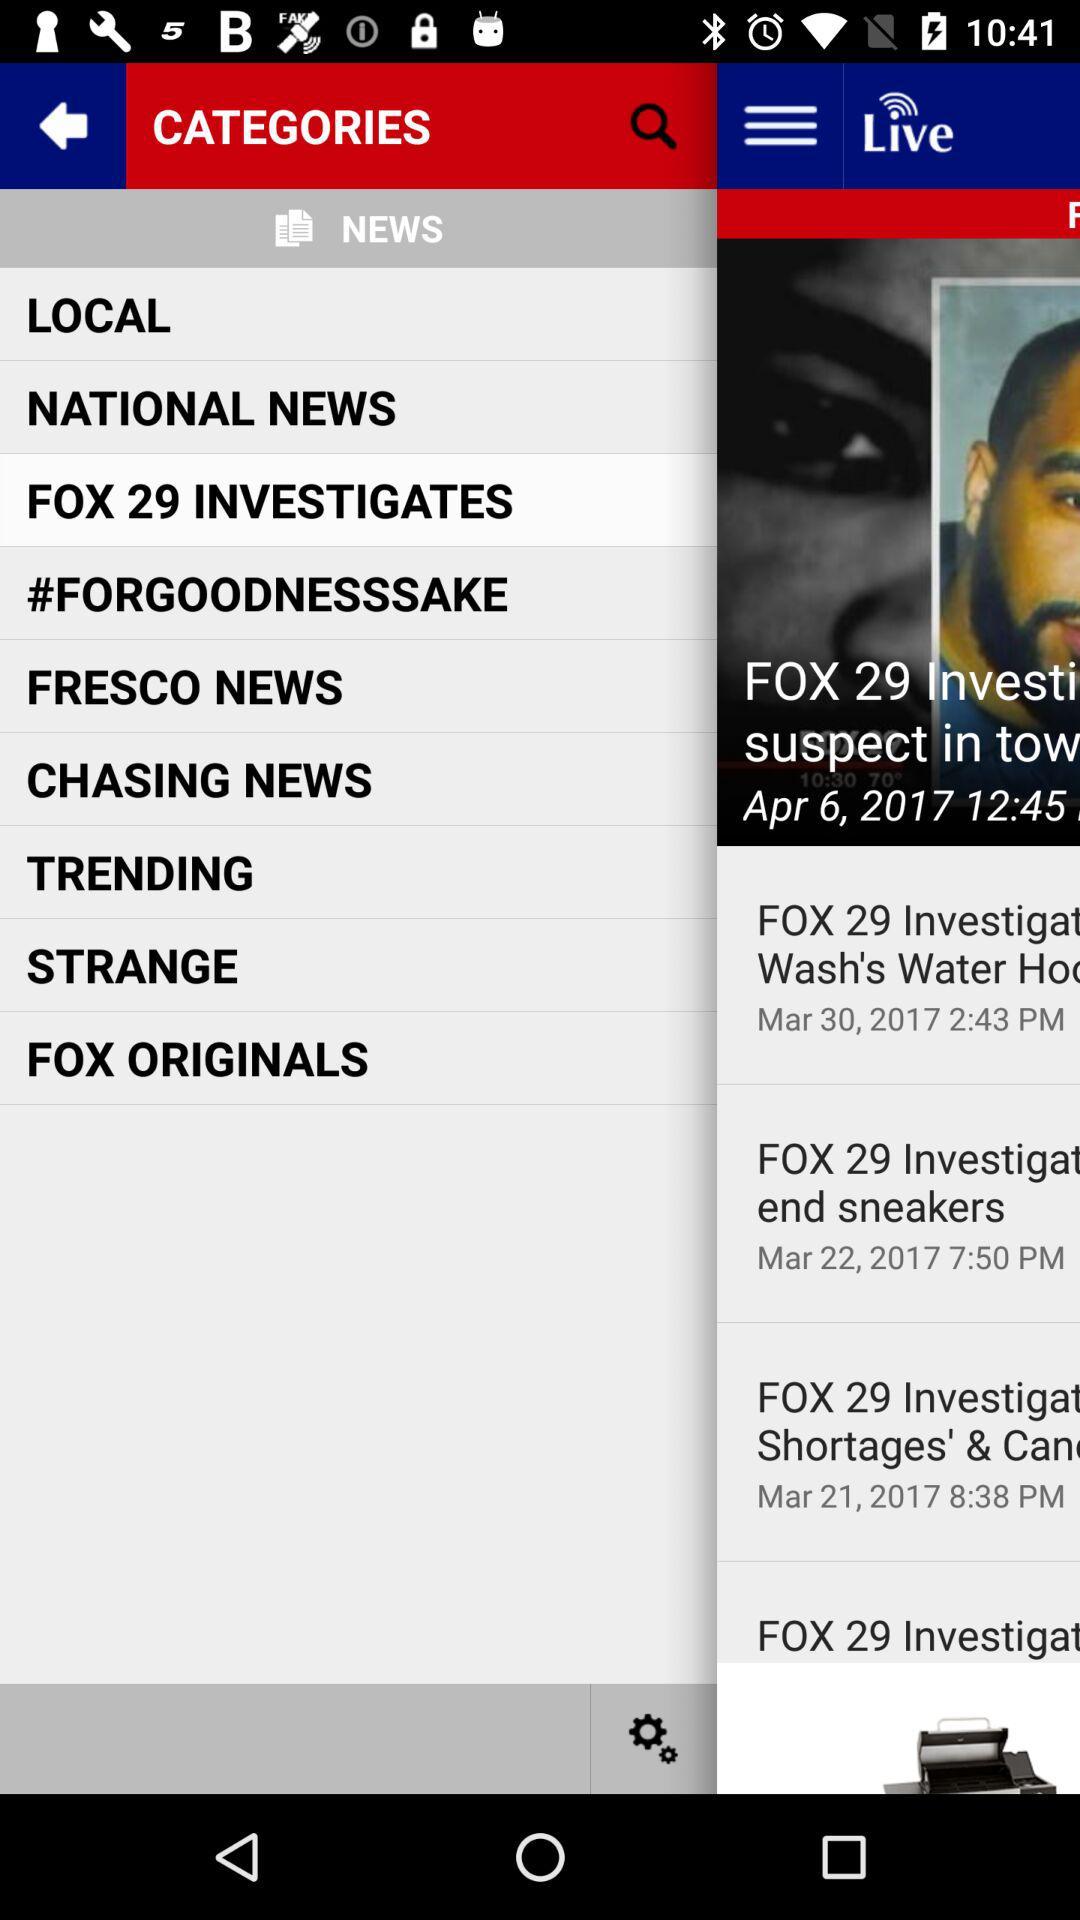 This screenshot has height=1920, width=1080. I want to click on the arrow_backward icon, so click(61, 124).